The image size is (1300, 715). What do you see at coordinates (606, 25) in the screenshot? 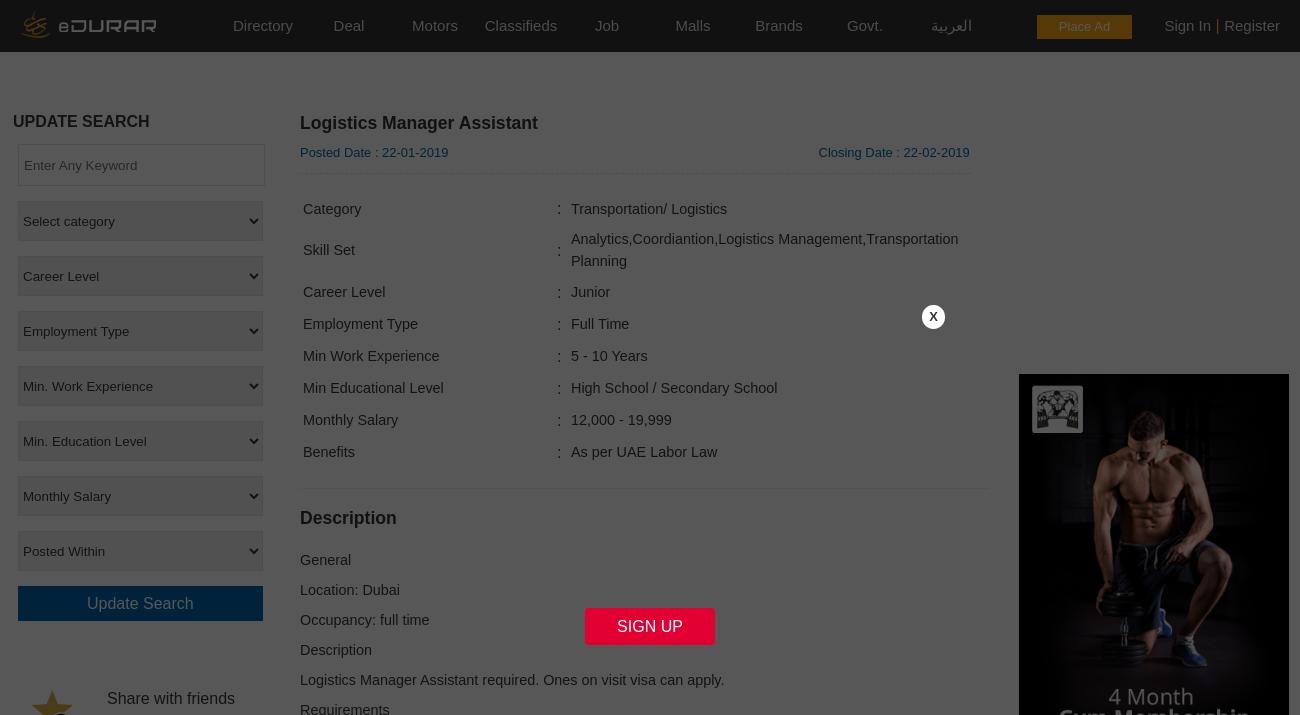
I see `'Job'` at bounding box center [606, 25].